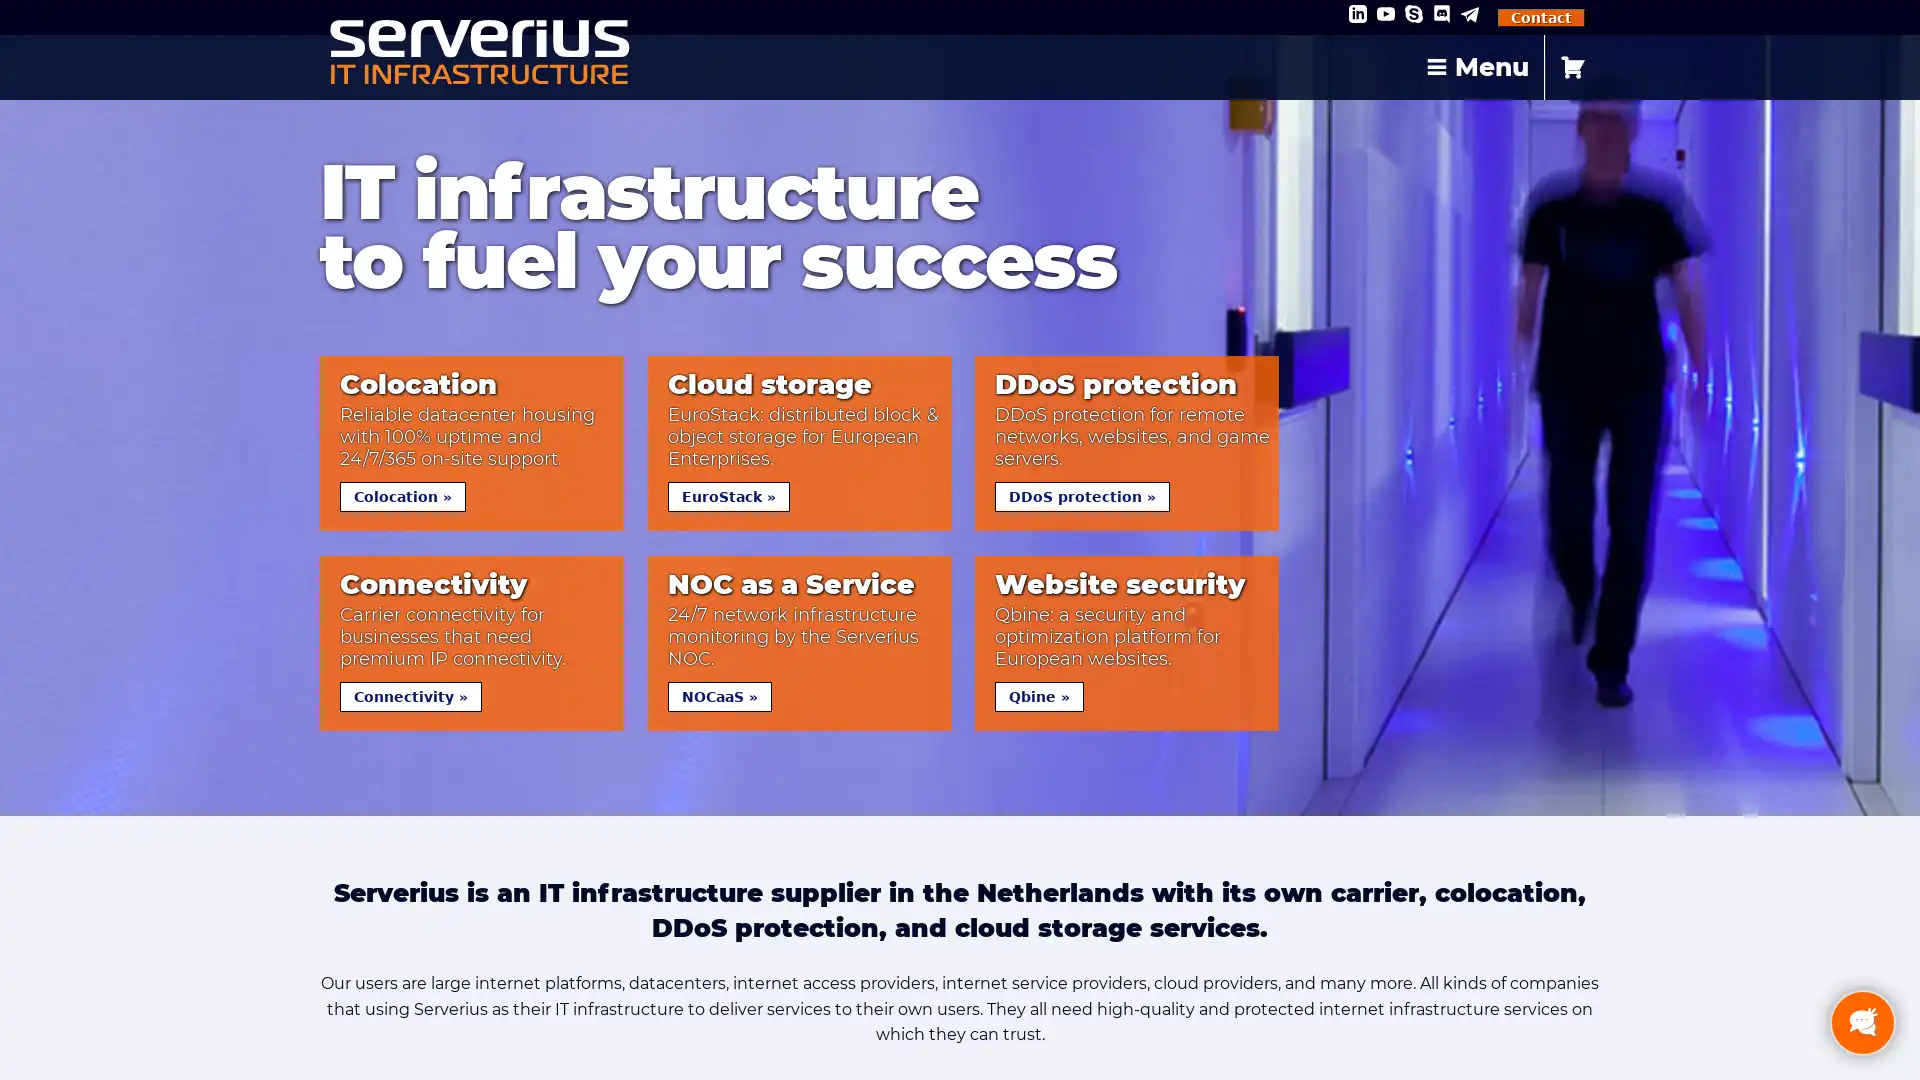  I want to click on DDoS protection, so click(1081, 495).